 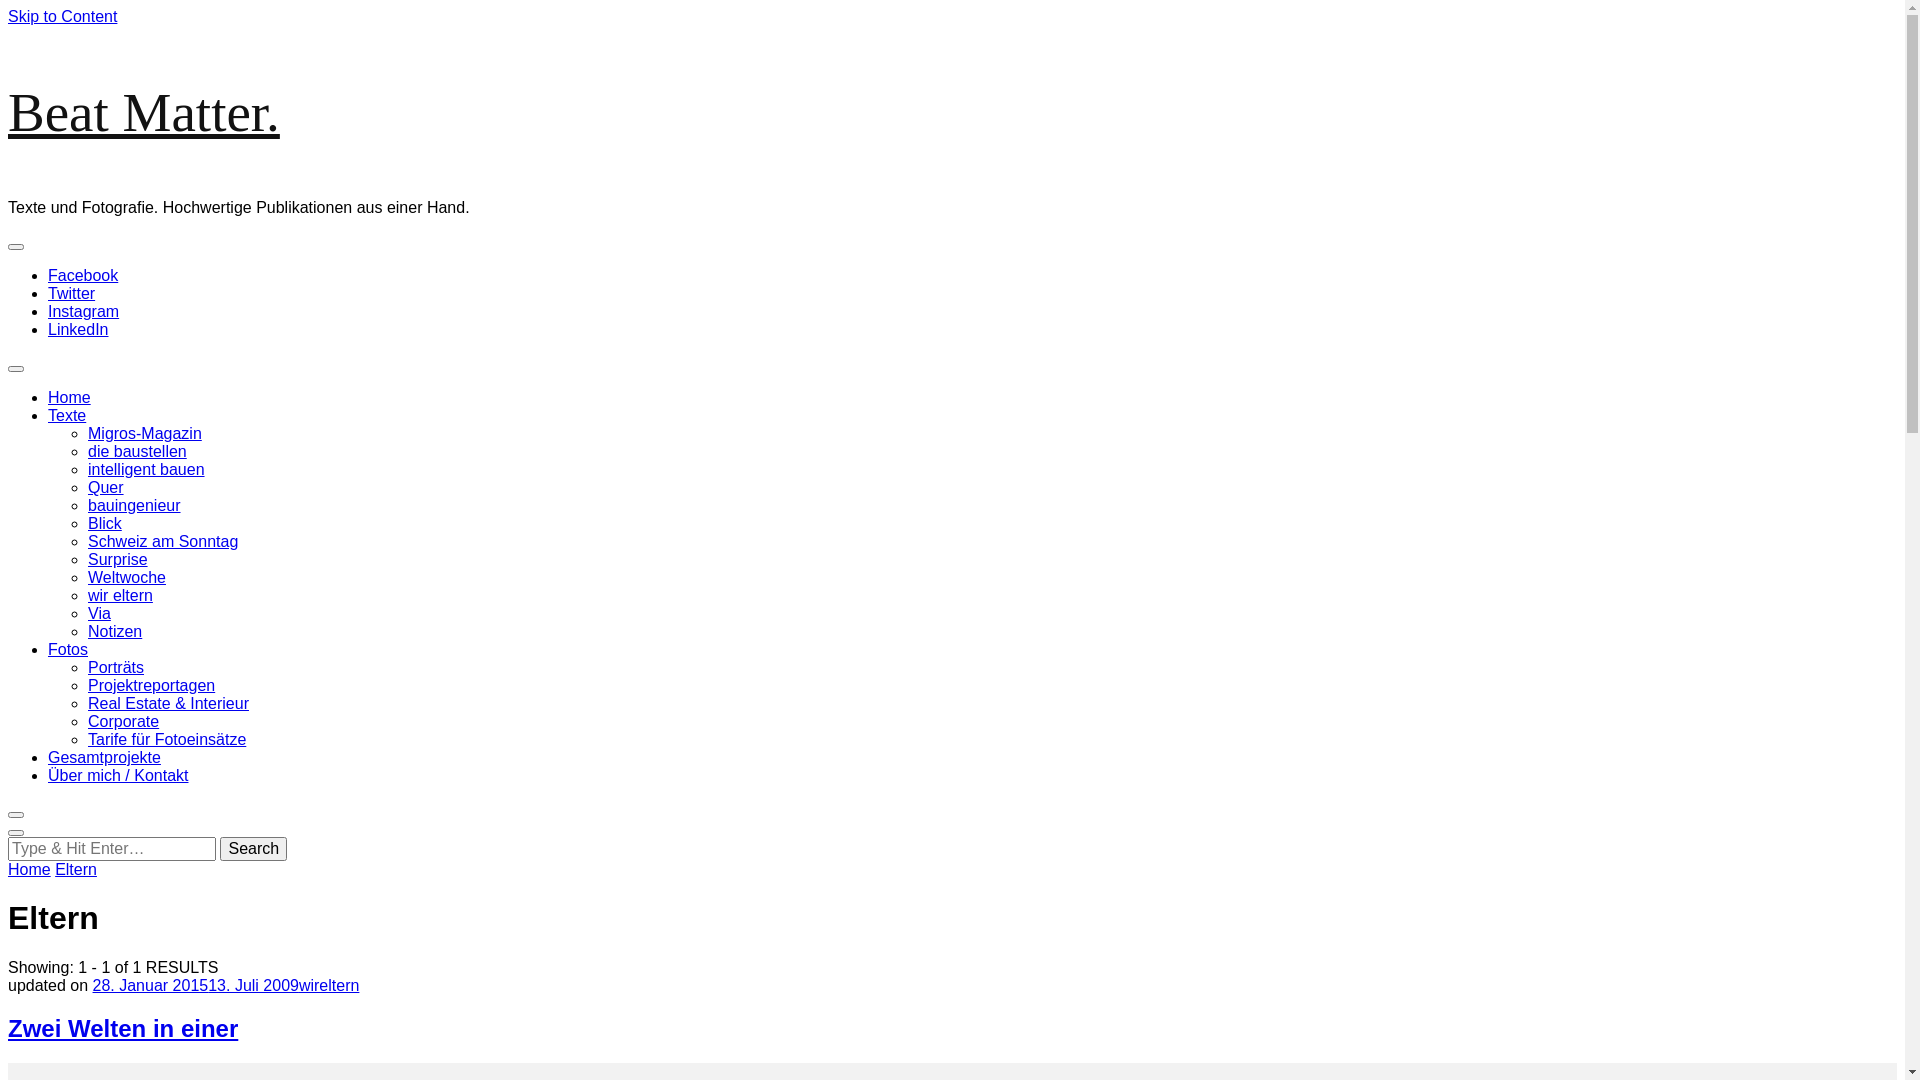 What do you see at coordinates (145, 469) in the screenshot?
I see `'intelligent bauen'` at bounding box center [145, 469].